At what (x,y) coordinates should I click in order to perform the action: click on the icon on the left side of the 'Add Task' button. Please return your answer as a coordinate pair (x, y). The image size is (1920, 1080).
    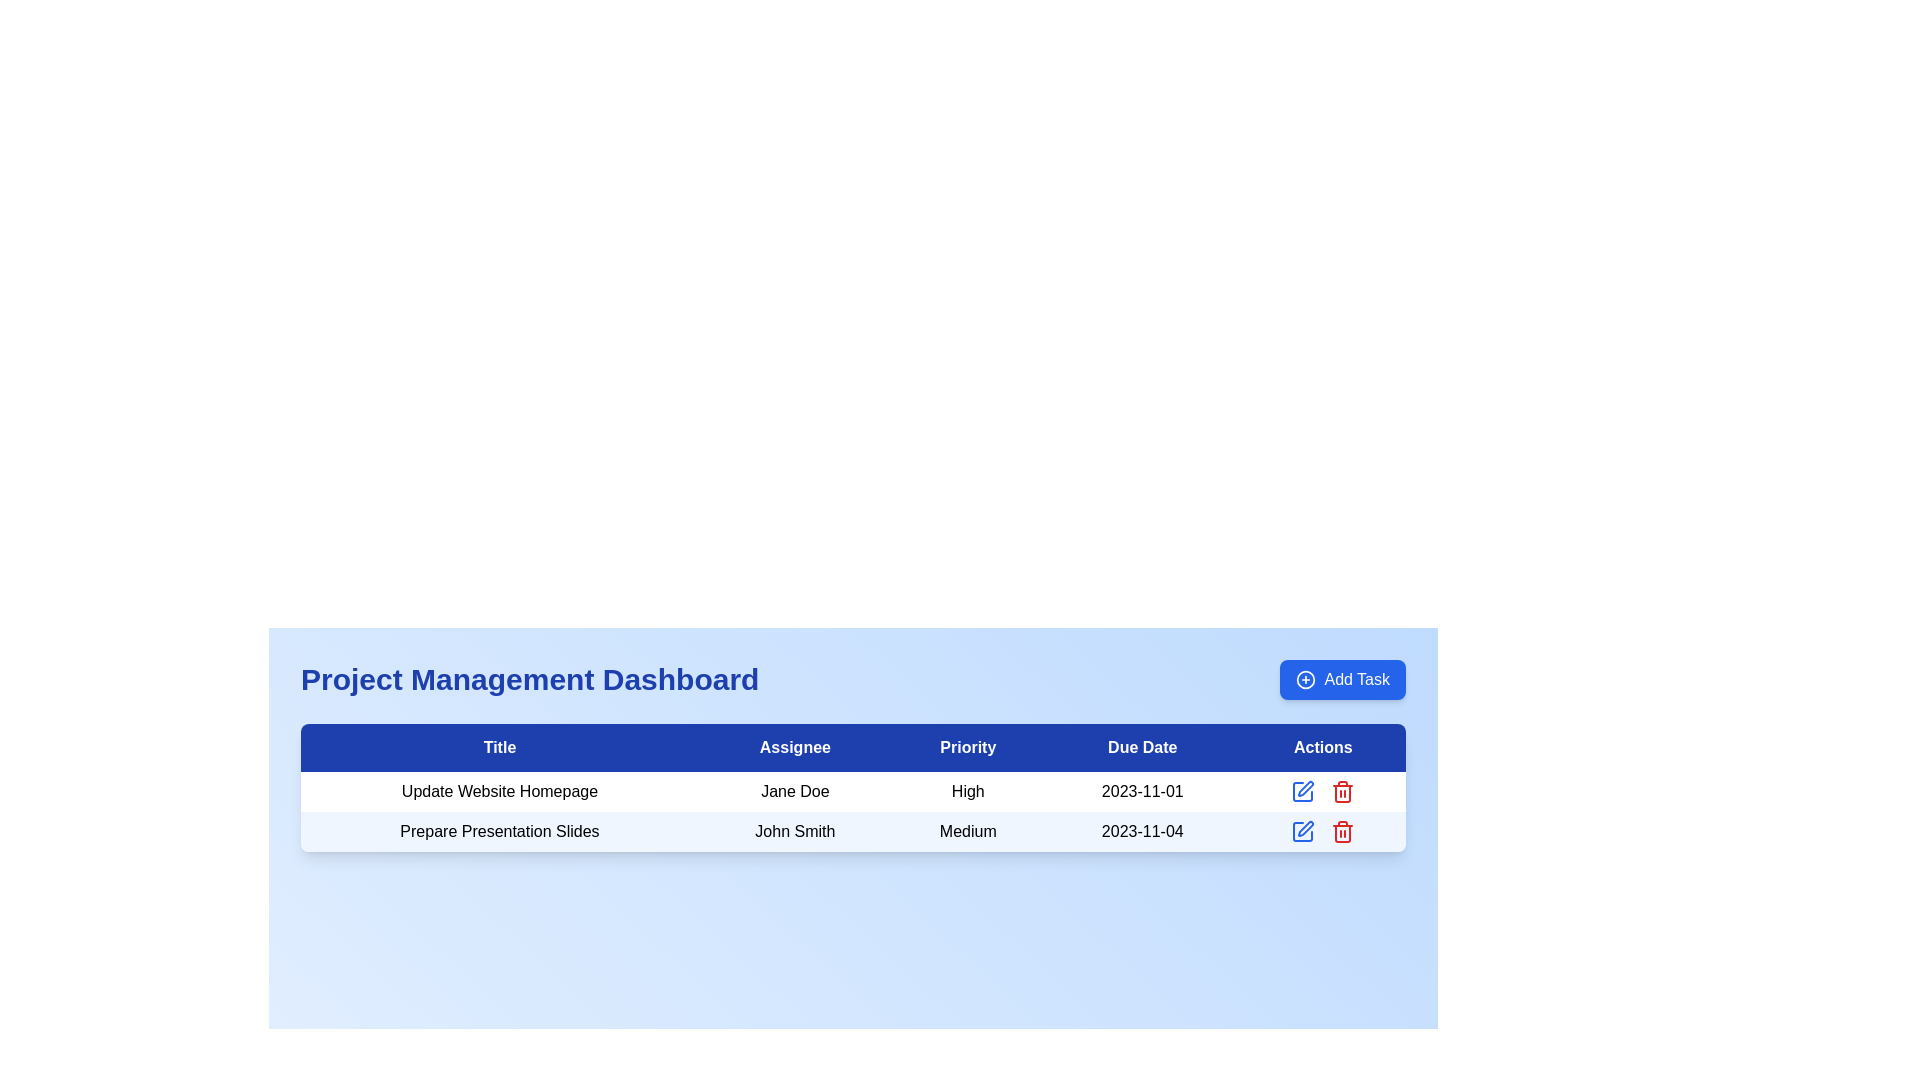
    Looking at the image, I should click on (1306, 678).